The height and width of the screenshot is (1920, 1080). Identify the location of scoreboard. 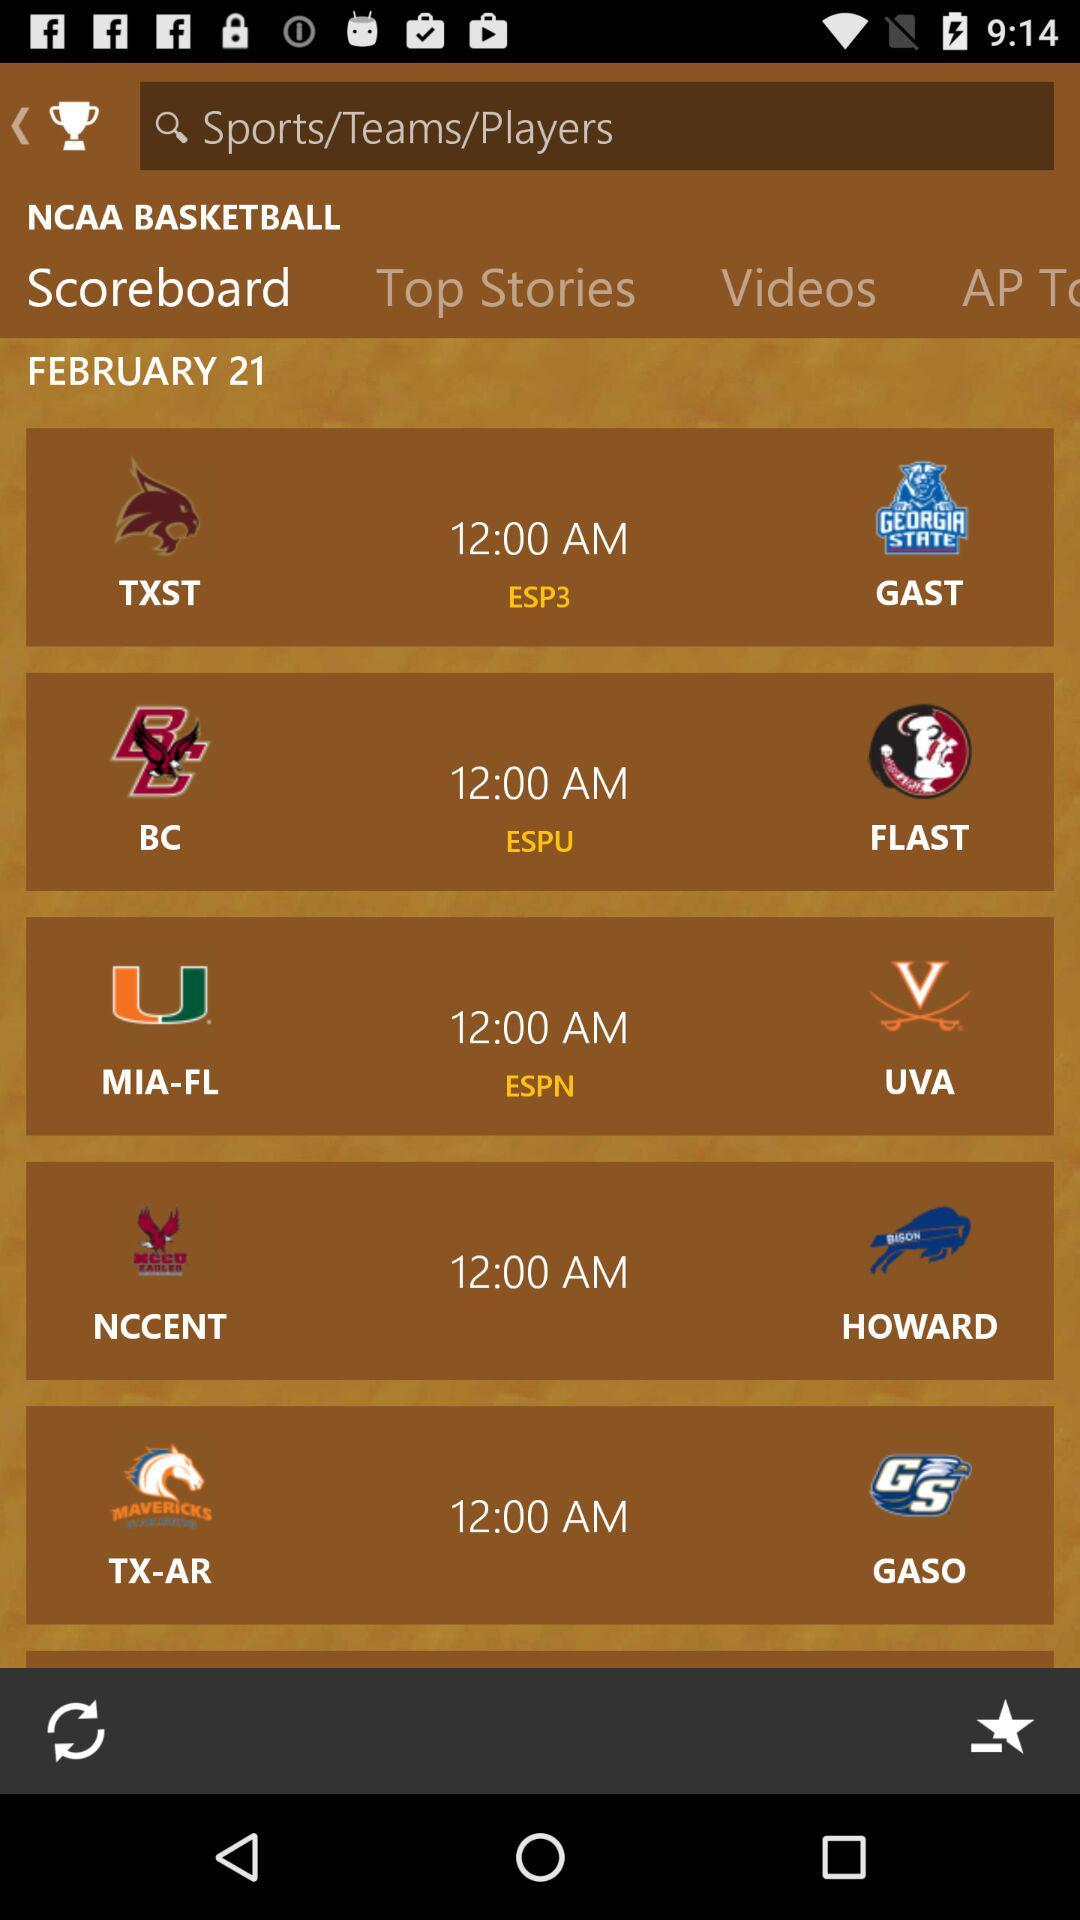
(173, 290).